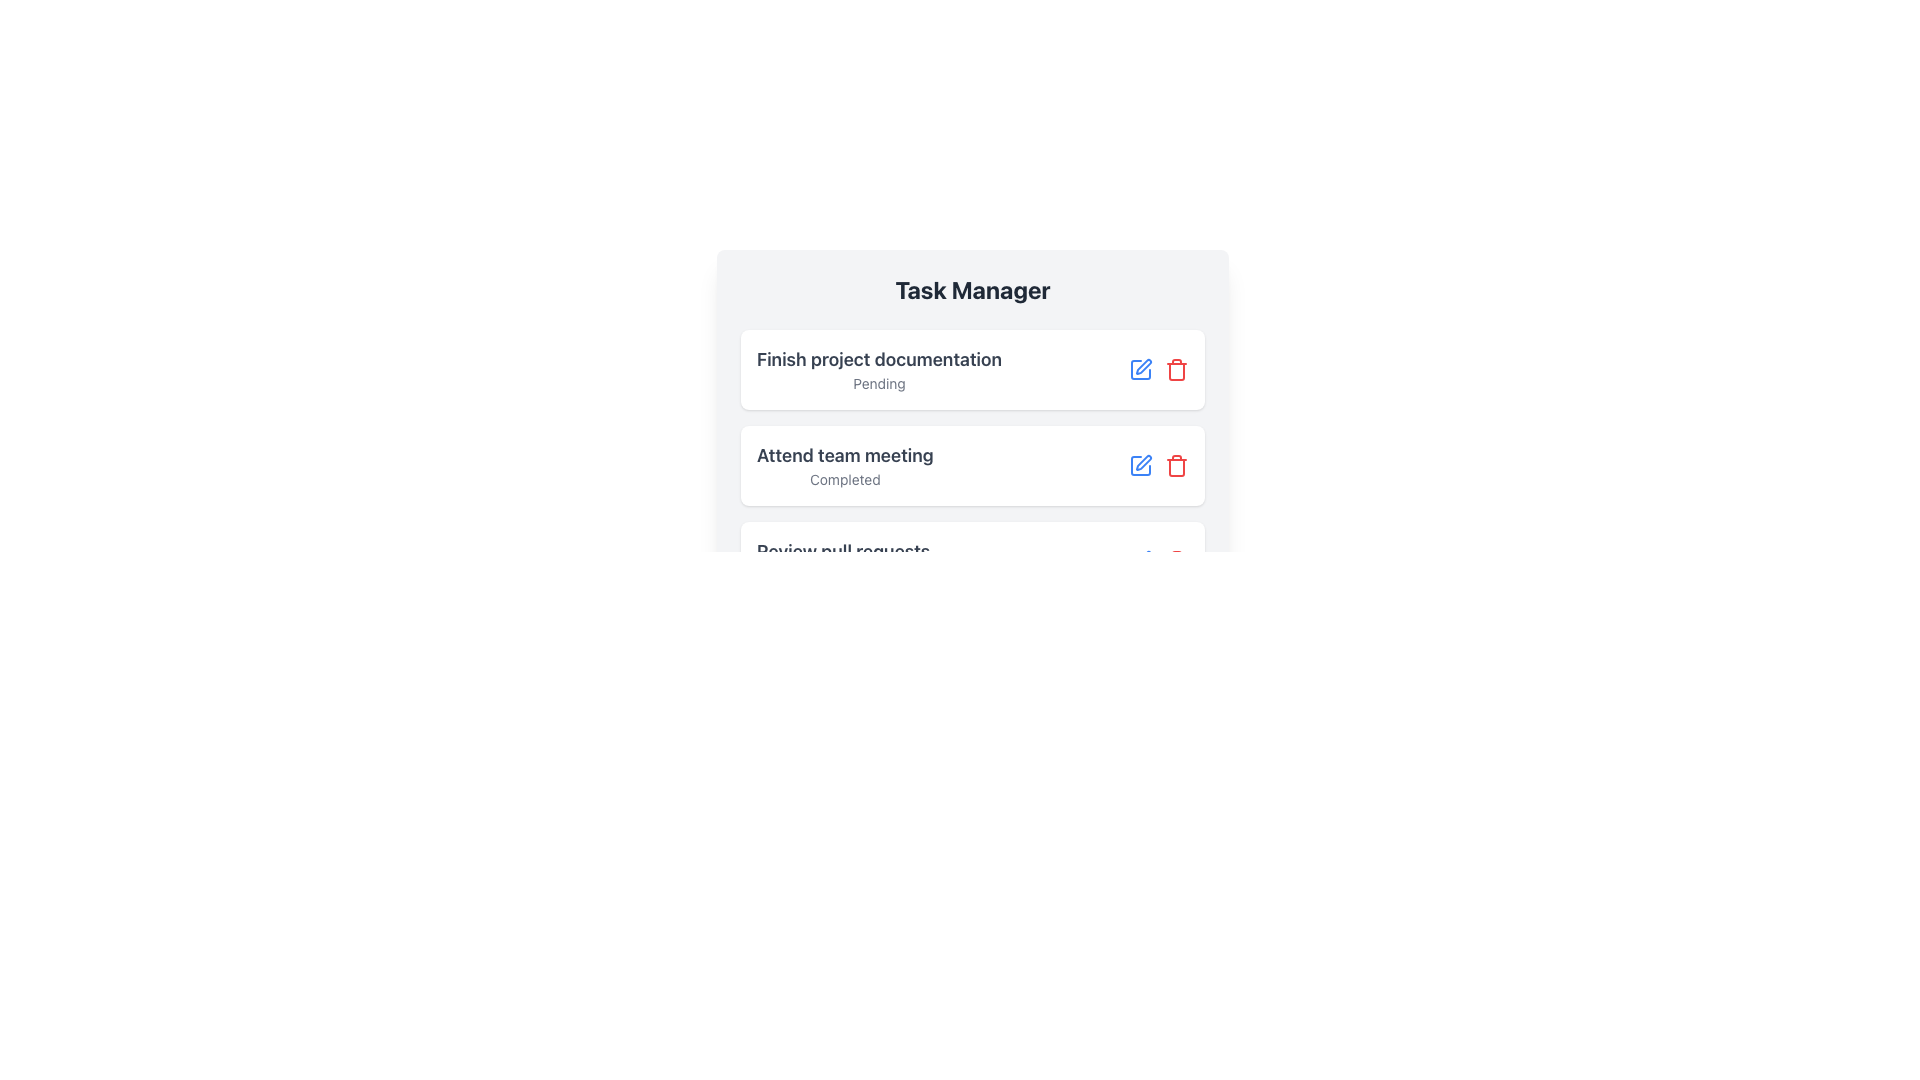  What do you see at coordinates (879, 370) in the screenshot?
I see `the main descriptive text for the task located in the first card of the vertical list under the 'Task Manager' title` at bounding box center [879, 370].